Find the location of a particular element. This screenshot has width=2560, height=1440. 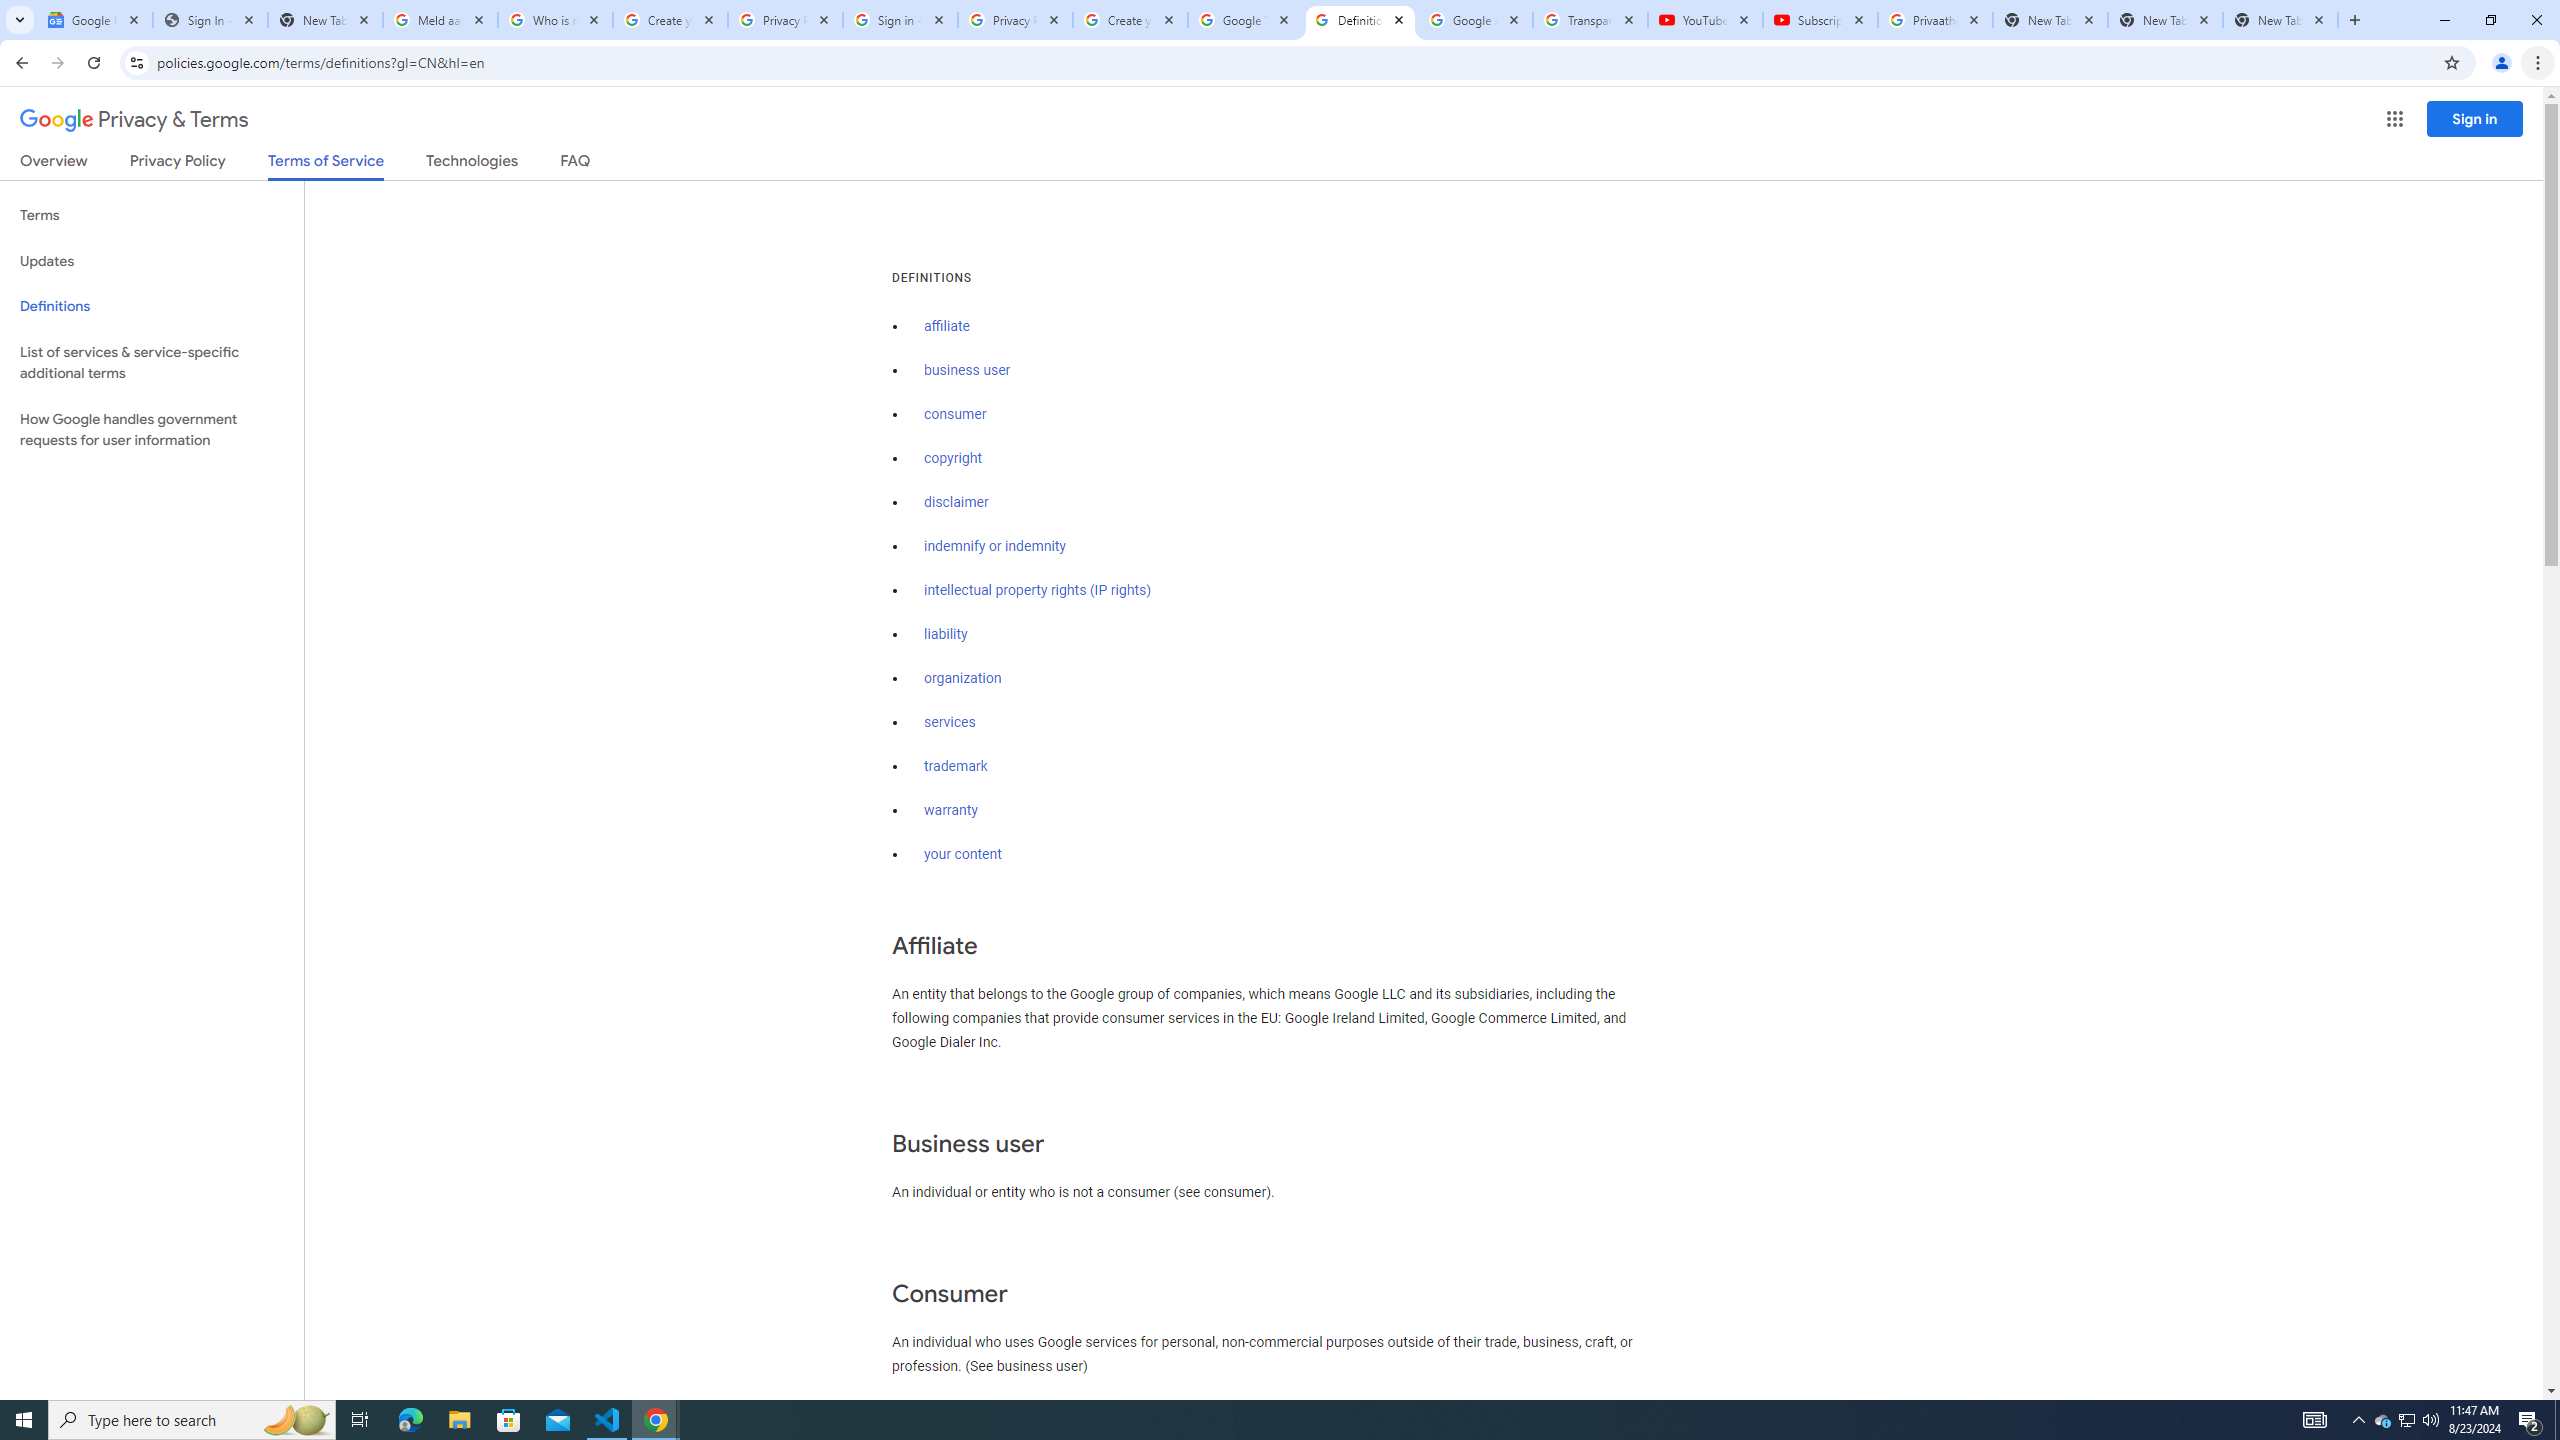

'disclaimer' is located at coordinates (955, 502).